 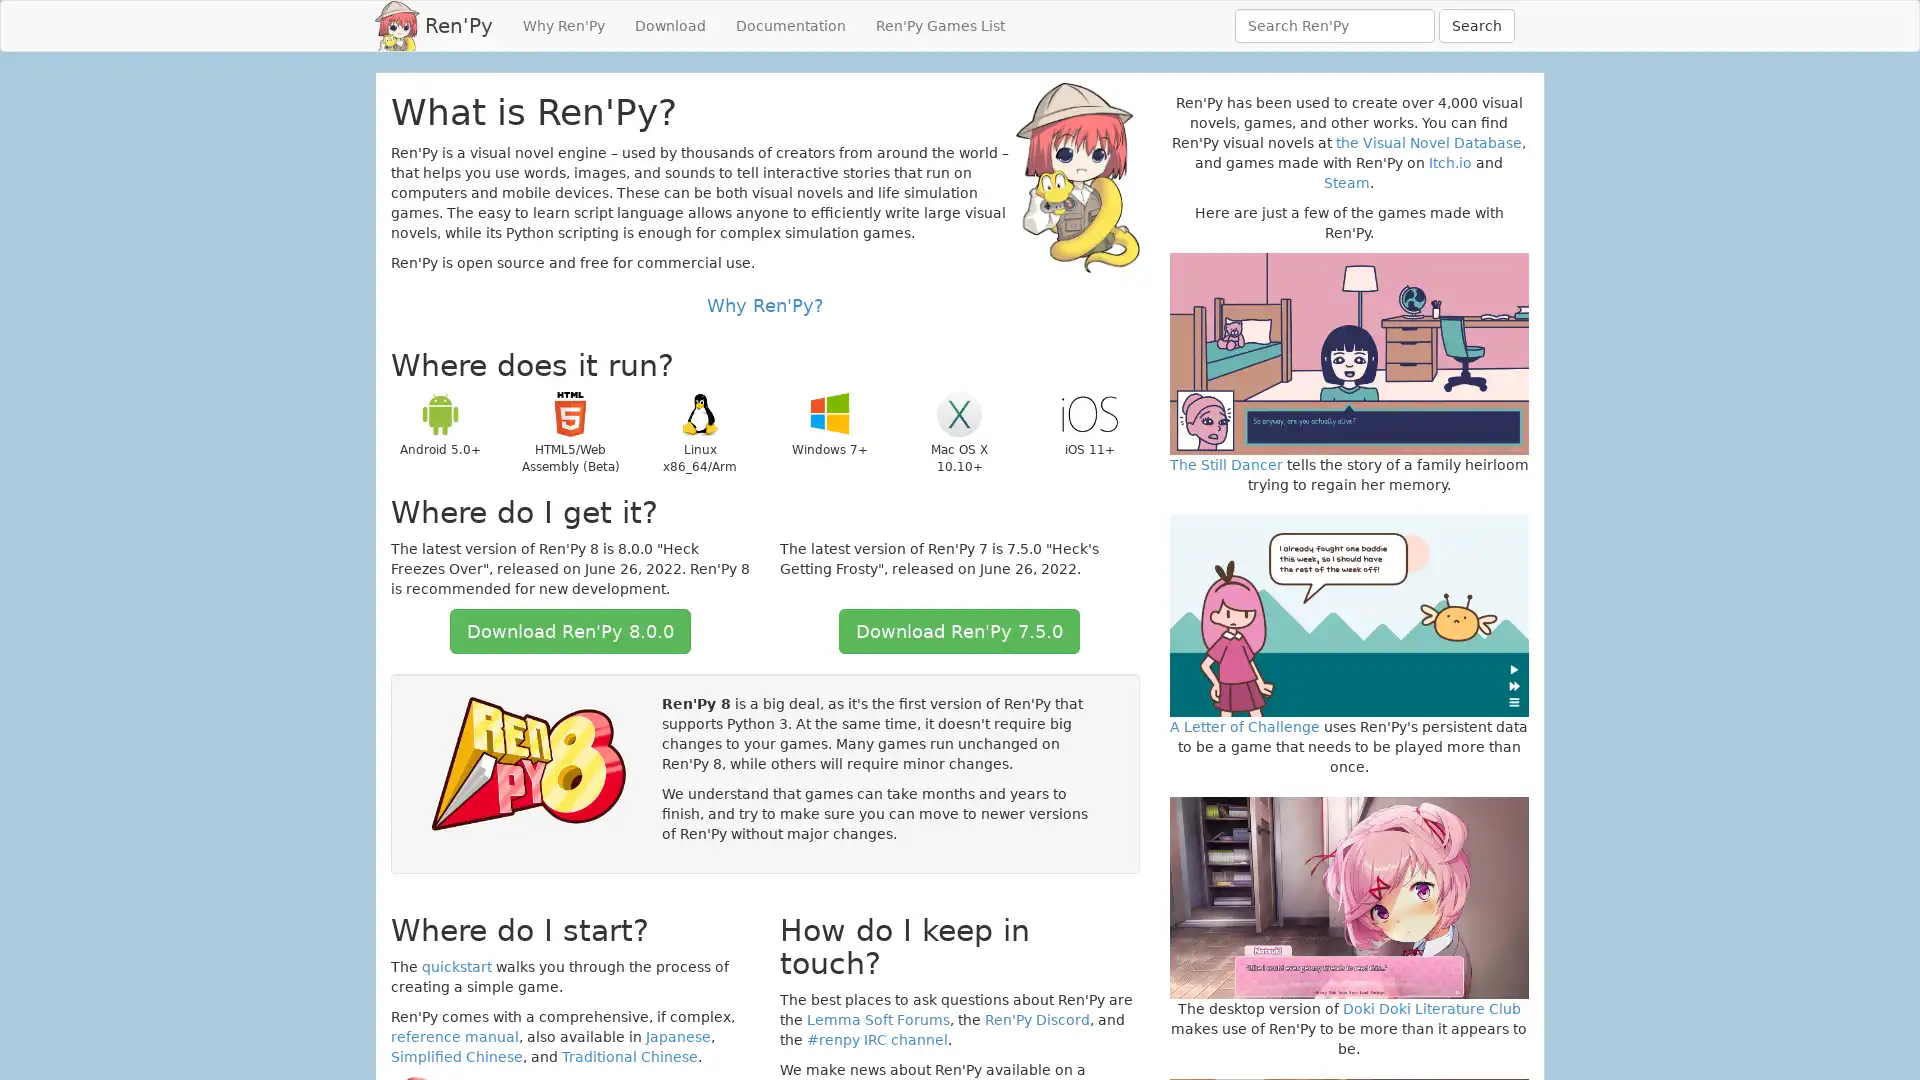 What do you see at coordinates (958, 631) in the screenshot?
I see `Download Ren'Py 7.5.0` at bounding box center [958, 631].